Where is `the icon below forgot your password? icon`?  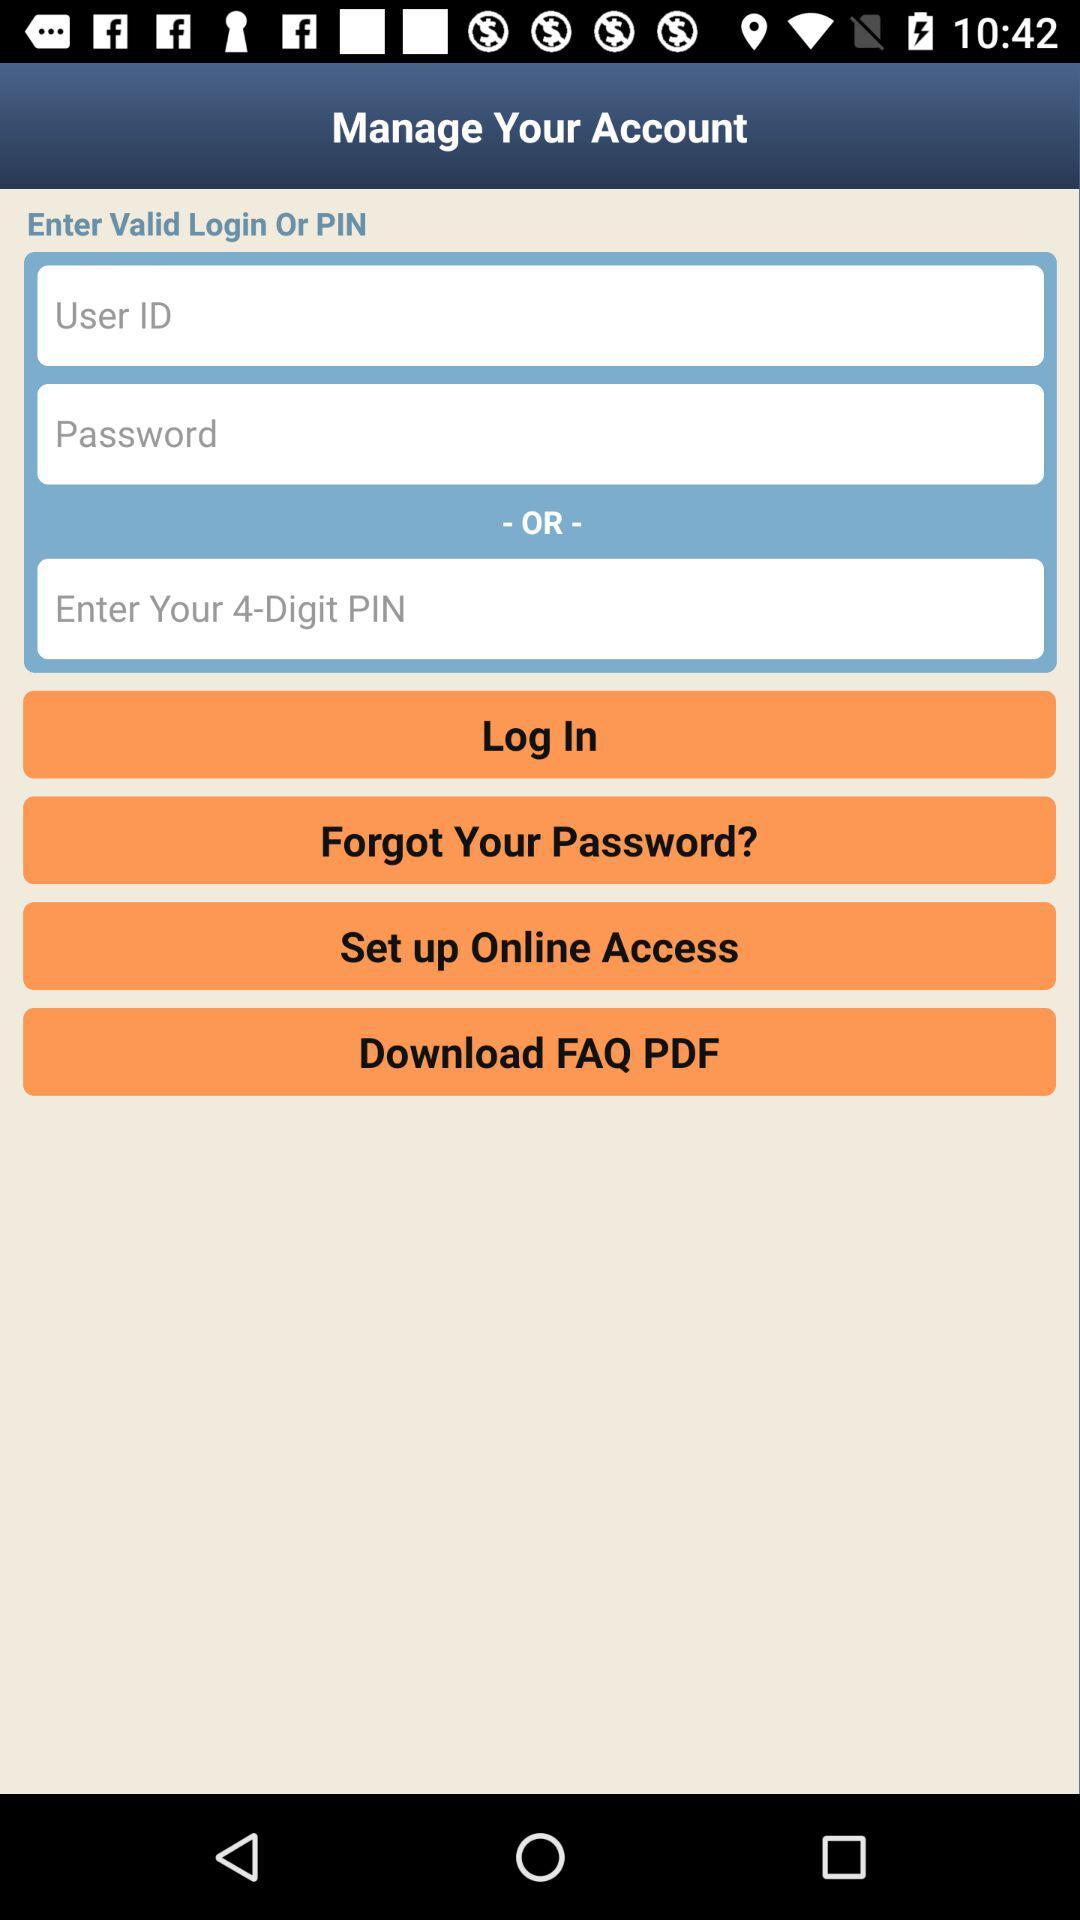 the icon below forgot your password? icon is located at coordinates (538, 945).